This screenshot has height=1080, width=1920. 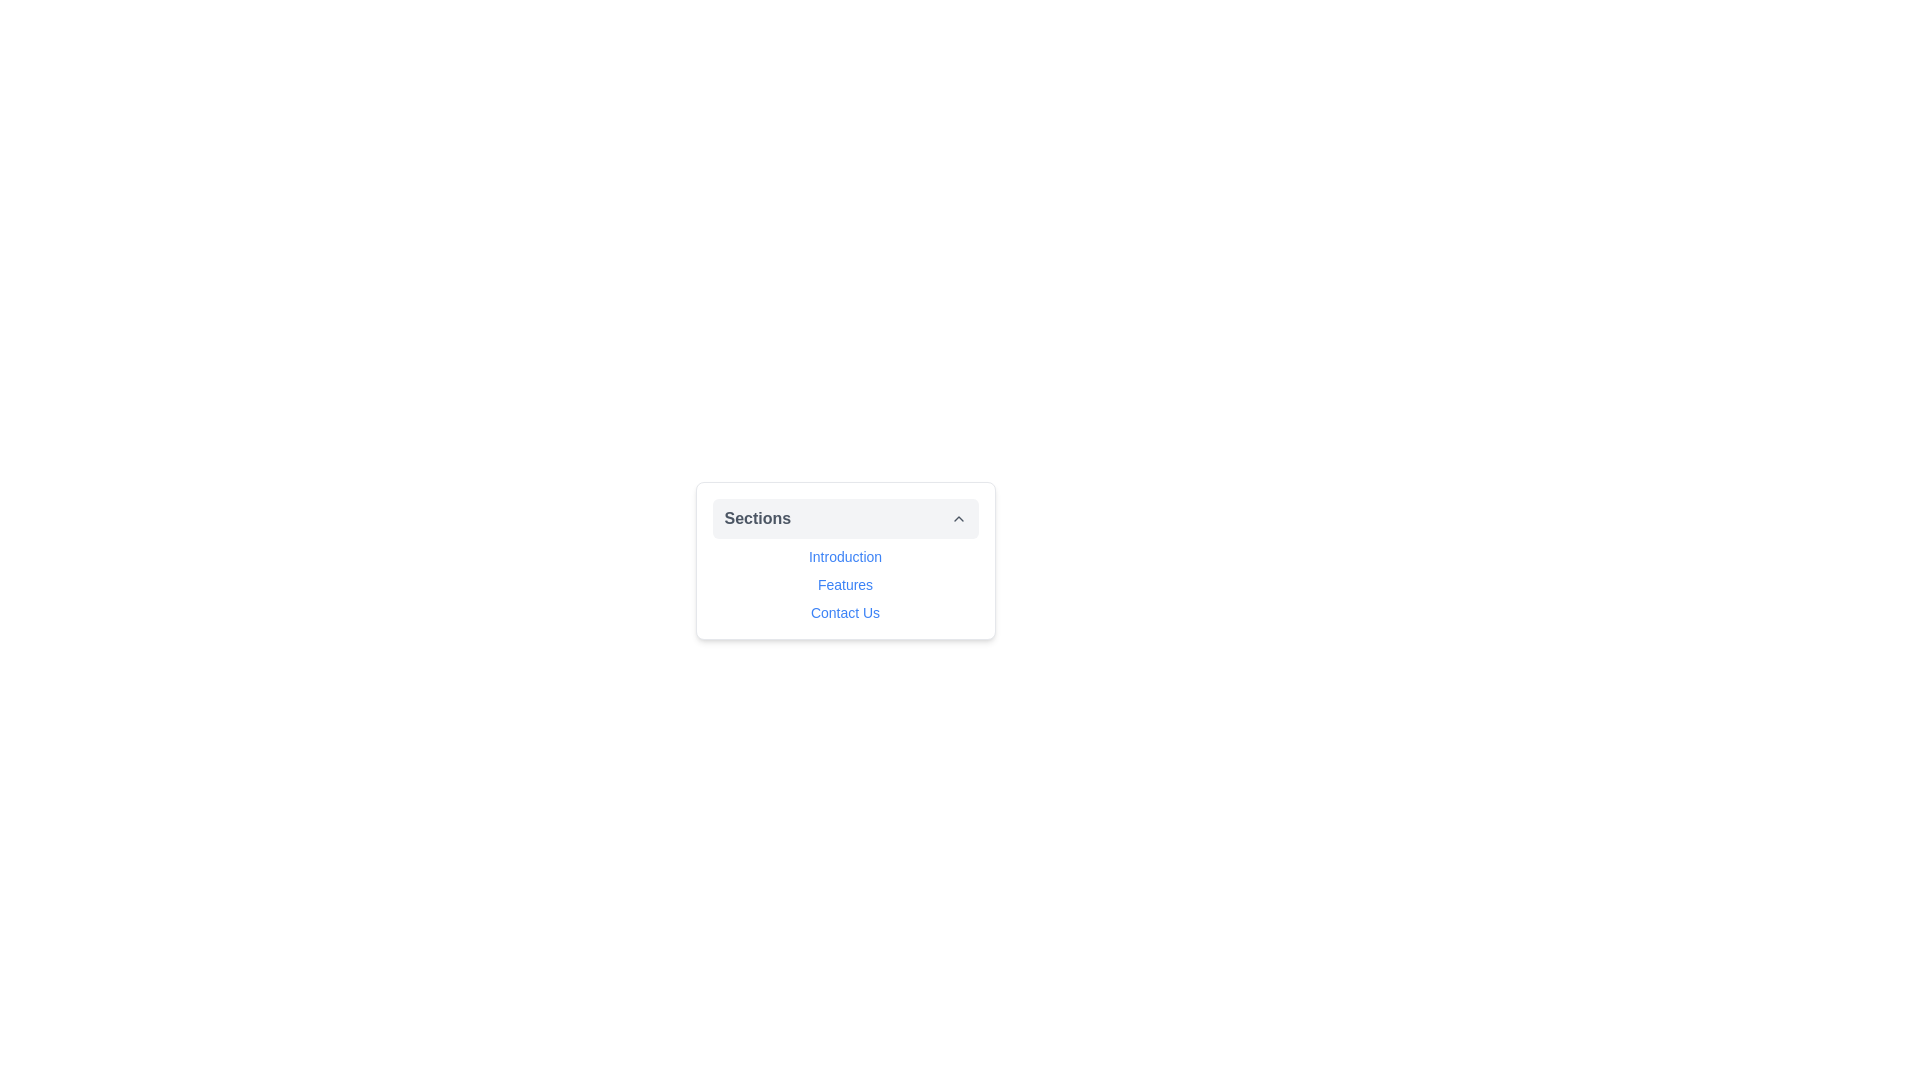 What do you see at coordinates (845, 612) in the screenshot?
I see `the navigational link that leads to the contact section, positioned below 'Introduction' and 'Features' in the 'Sections' dropdown menu` at bounding box center [845, 612].